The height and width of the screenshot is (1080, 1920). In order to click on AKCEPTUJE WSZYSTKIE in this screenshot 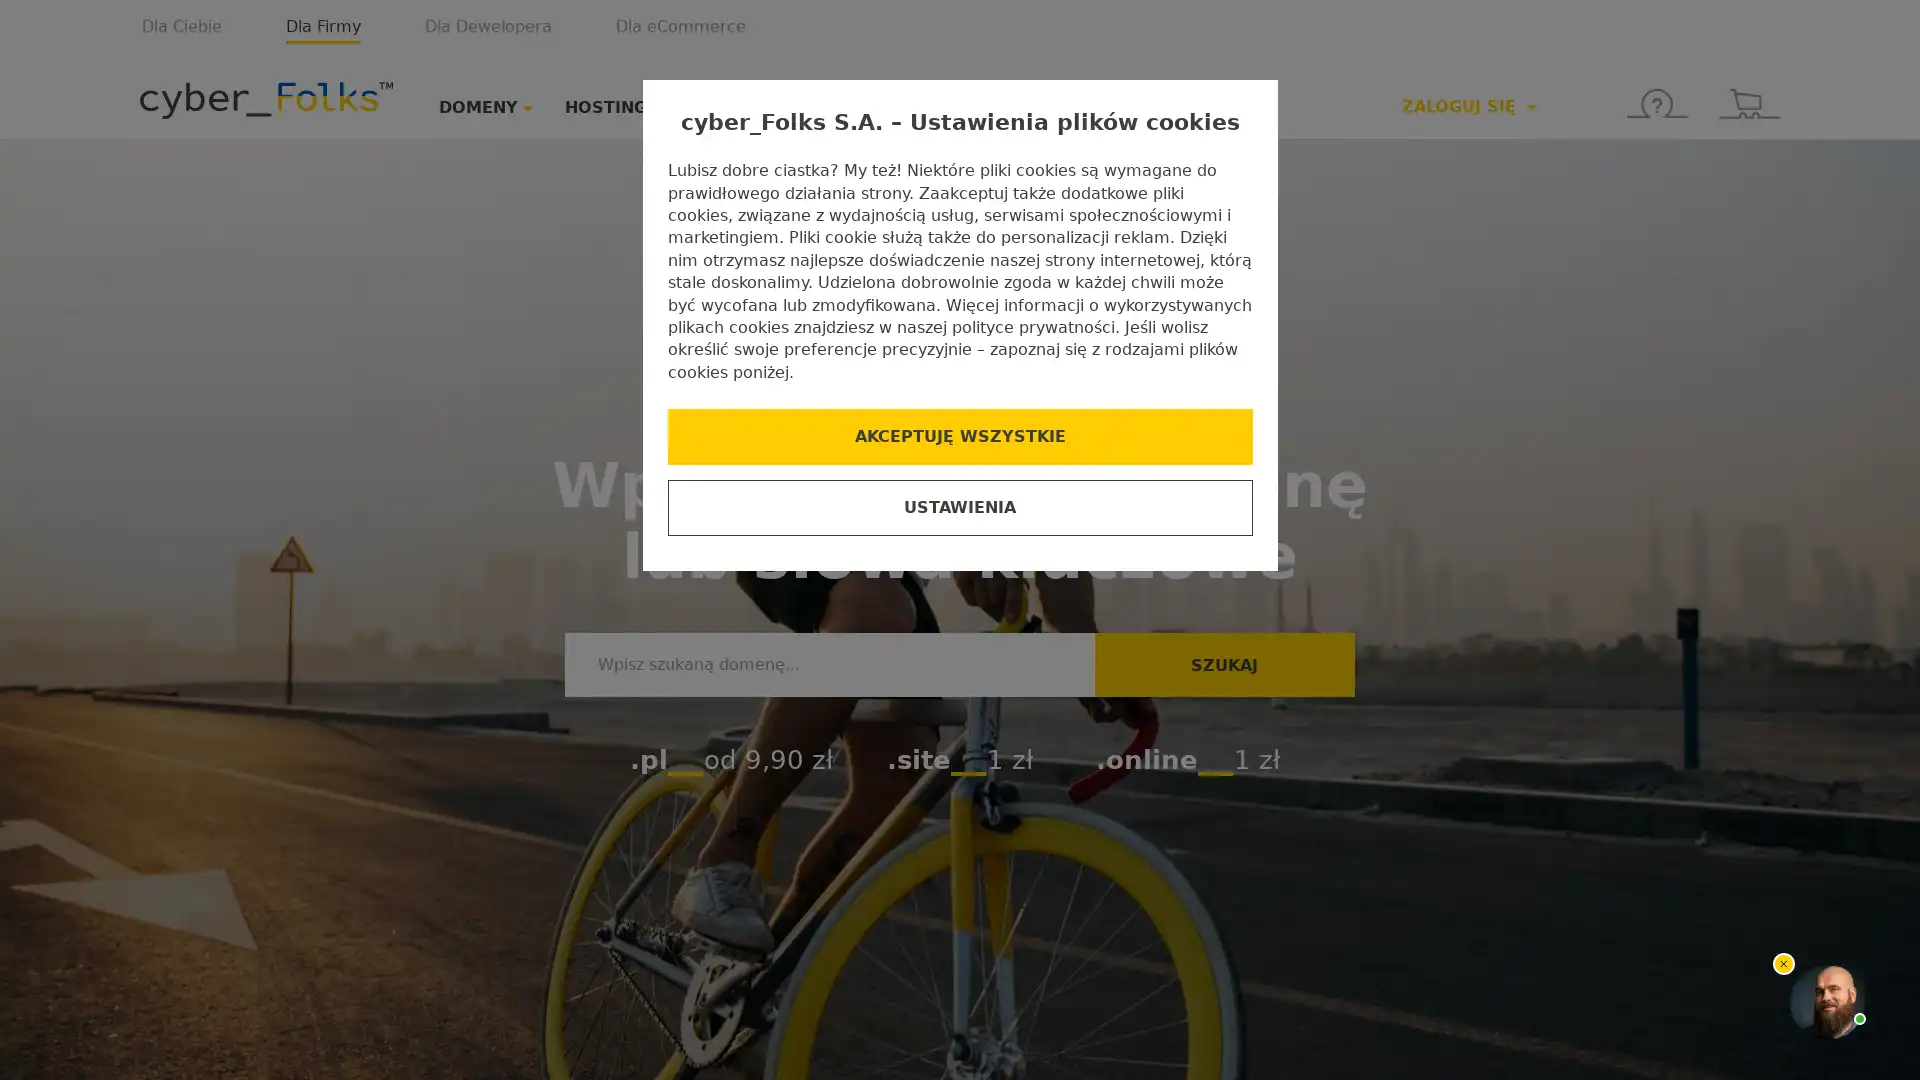, I will do `click(958, 435)`.